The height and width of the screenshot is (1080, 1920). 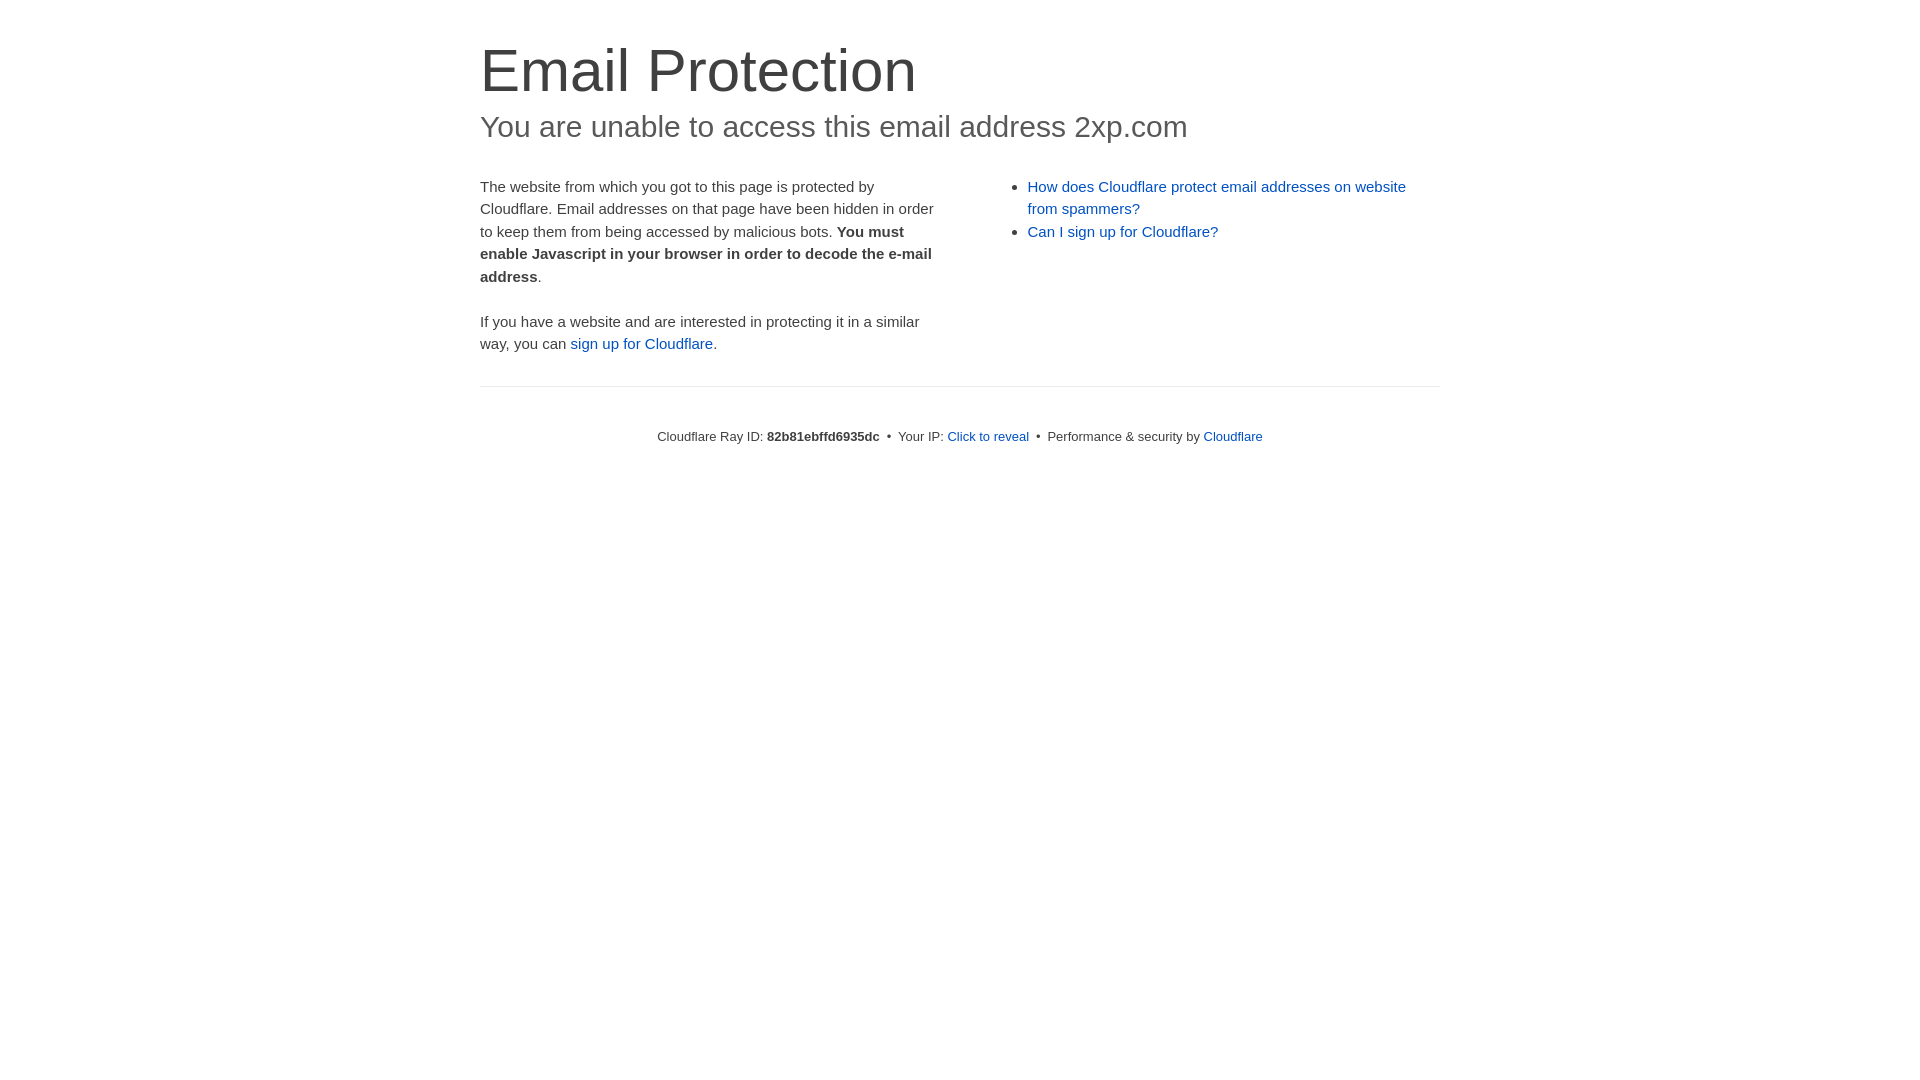 What do you see at coordinates (570, 342) in the screenshot?
I see `'sign up for Cloudflare'` at bounding box center [570, 342].